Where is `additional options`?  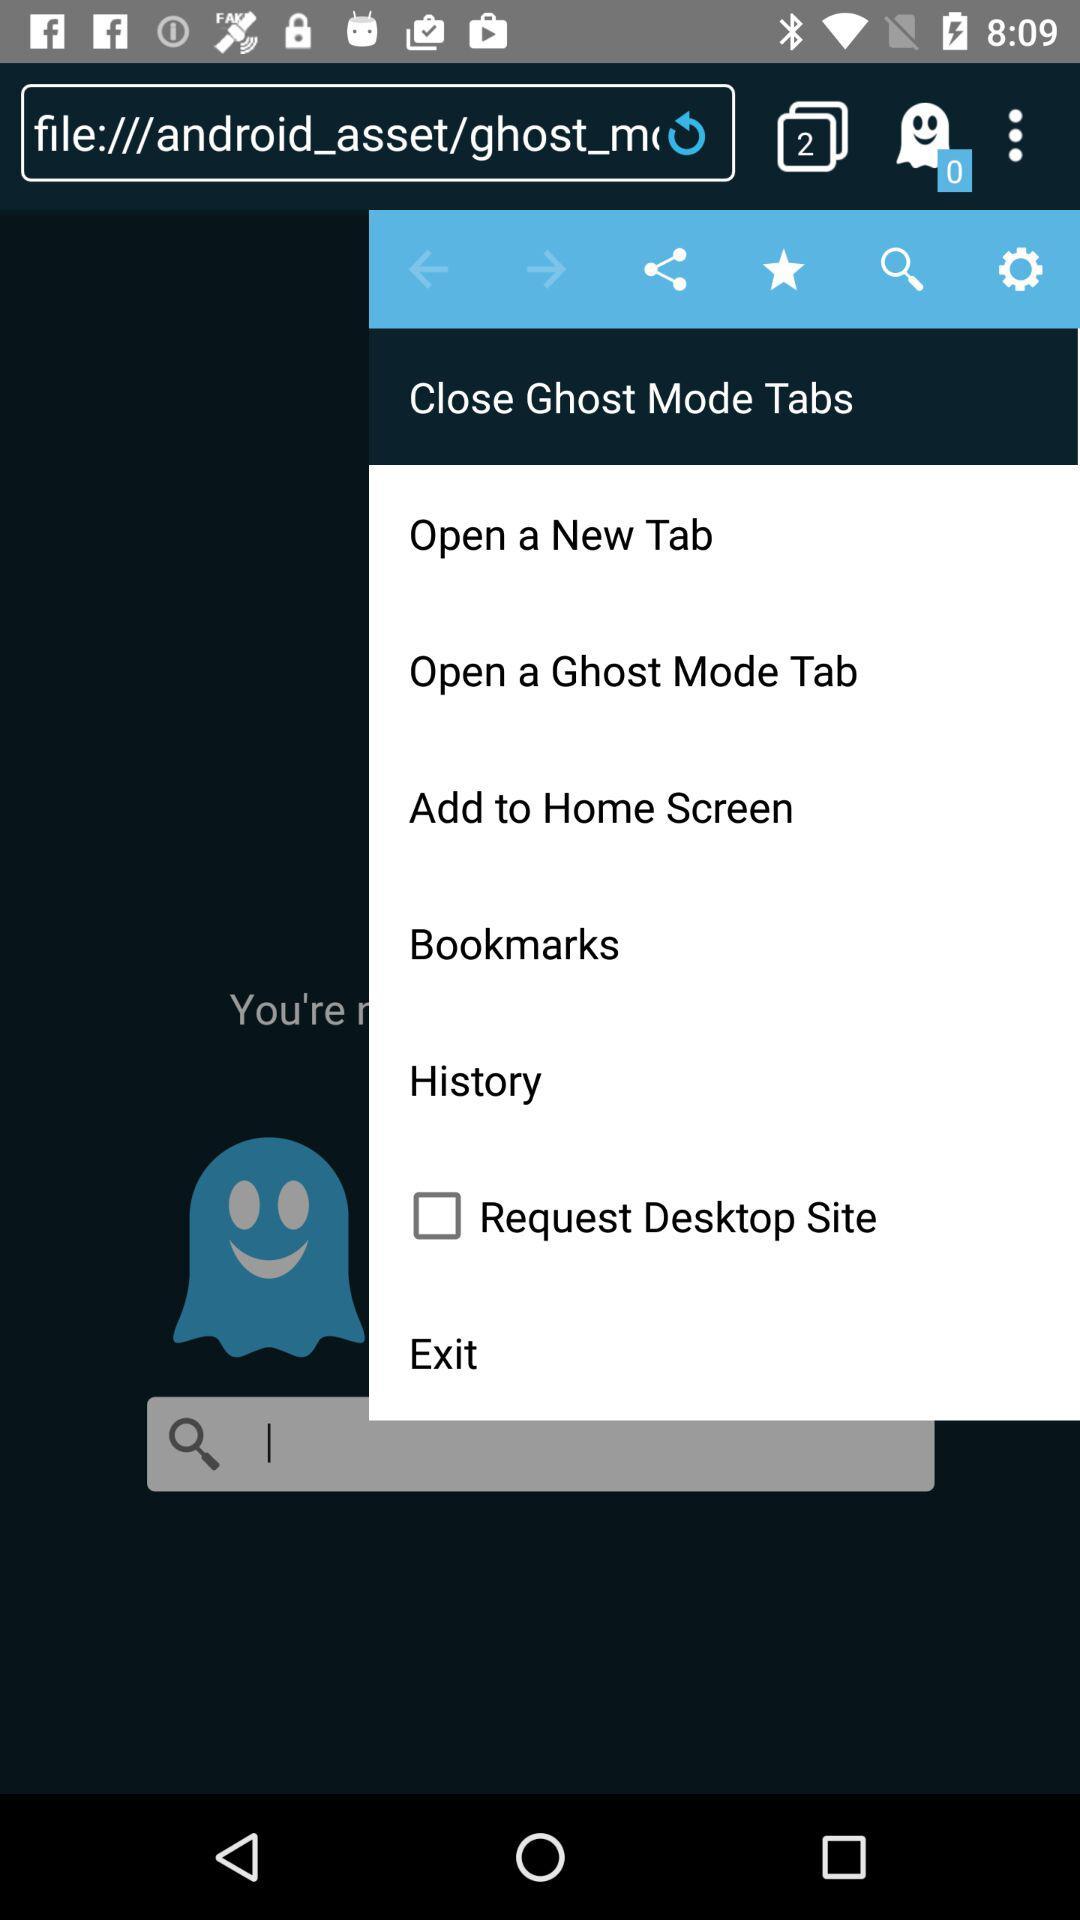 additional options is located at coordinates (1028, 134).